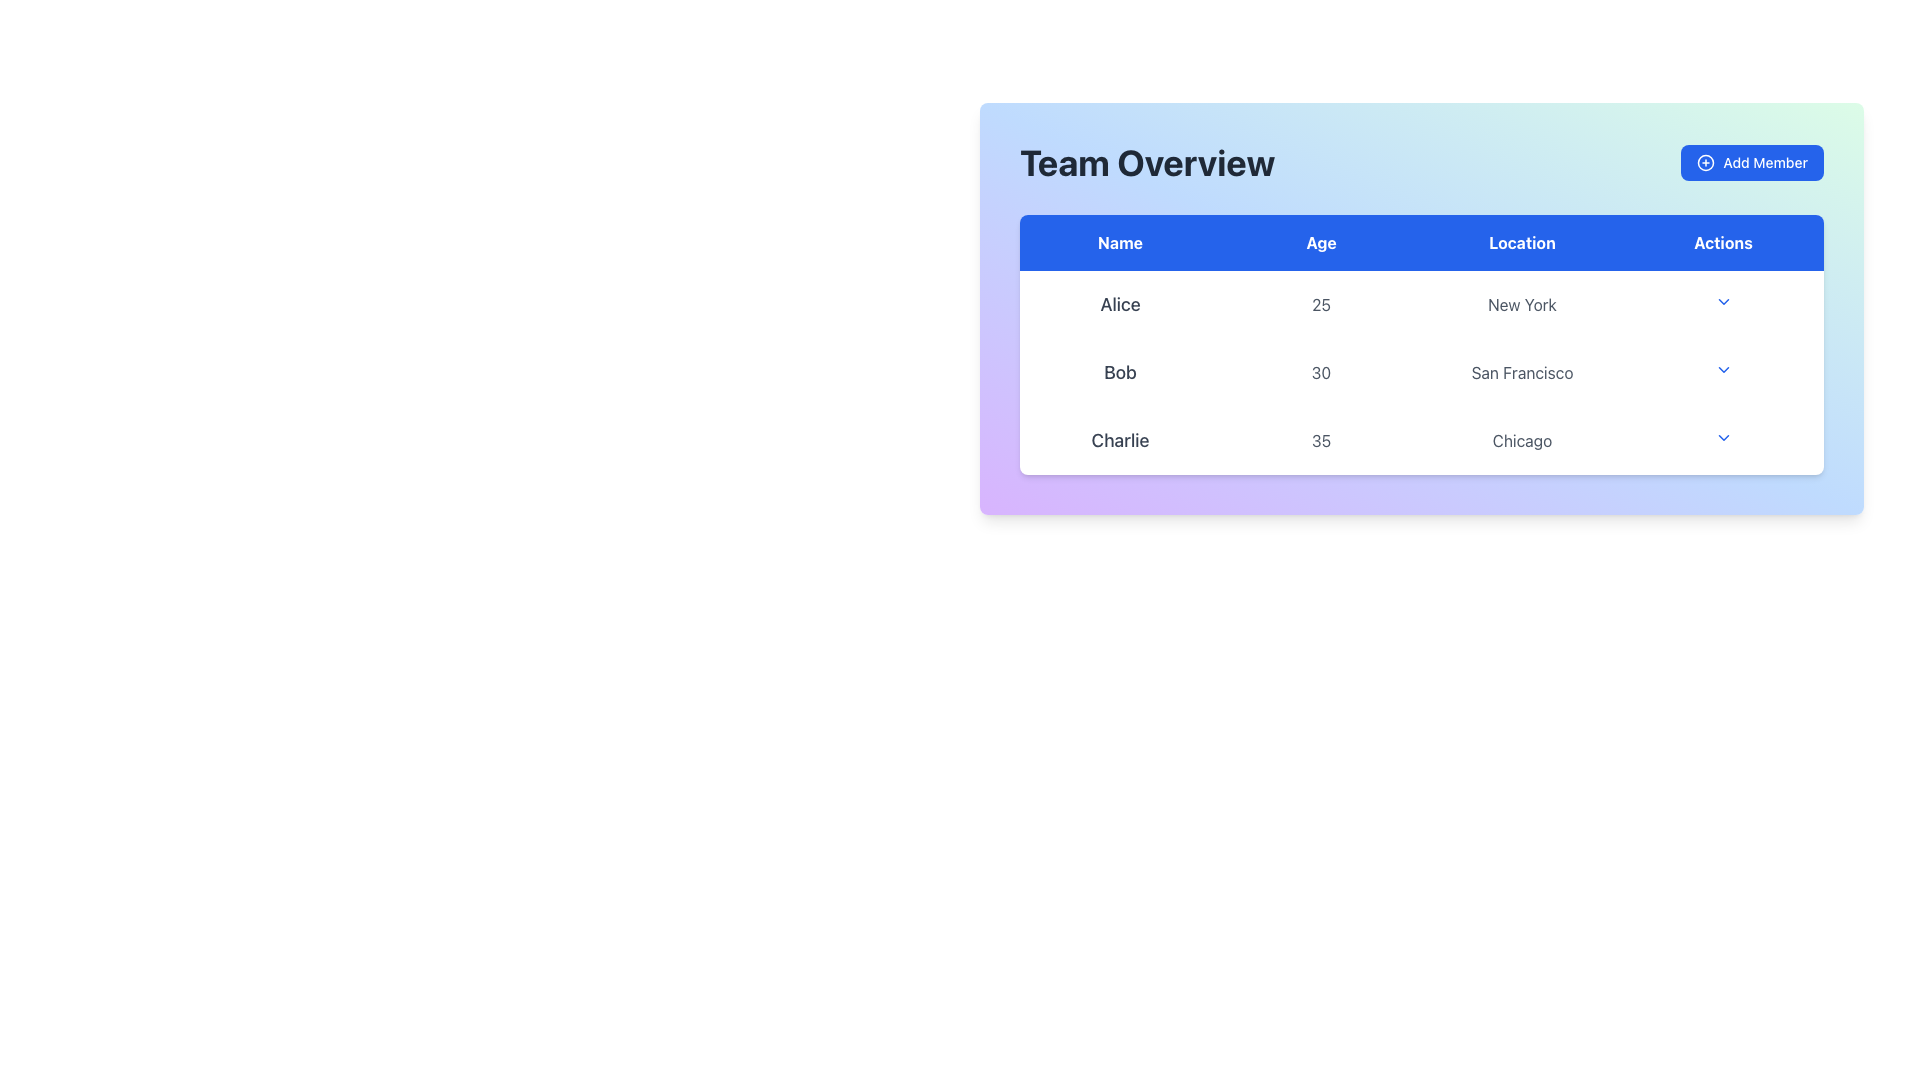  Describe the element at coordinates (1521, 242) in the screenshot. I see `'Location' header tab for layout alignment, which is the third tab in the header row, positioned between the 'Age' and 'Actions' tabs` at that location.